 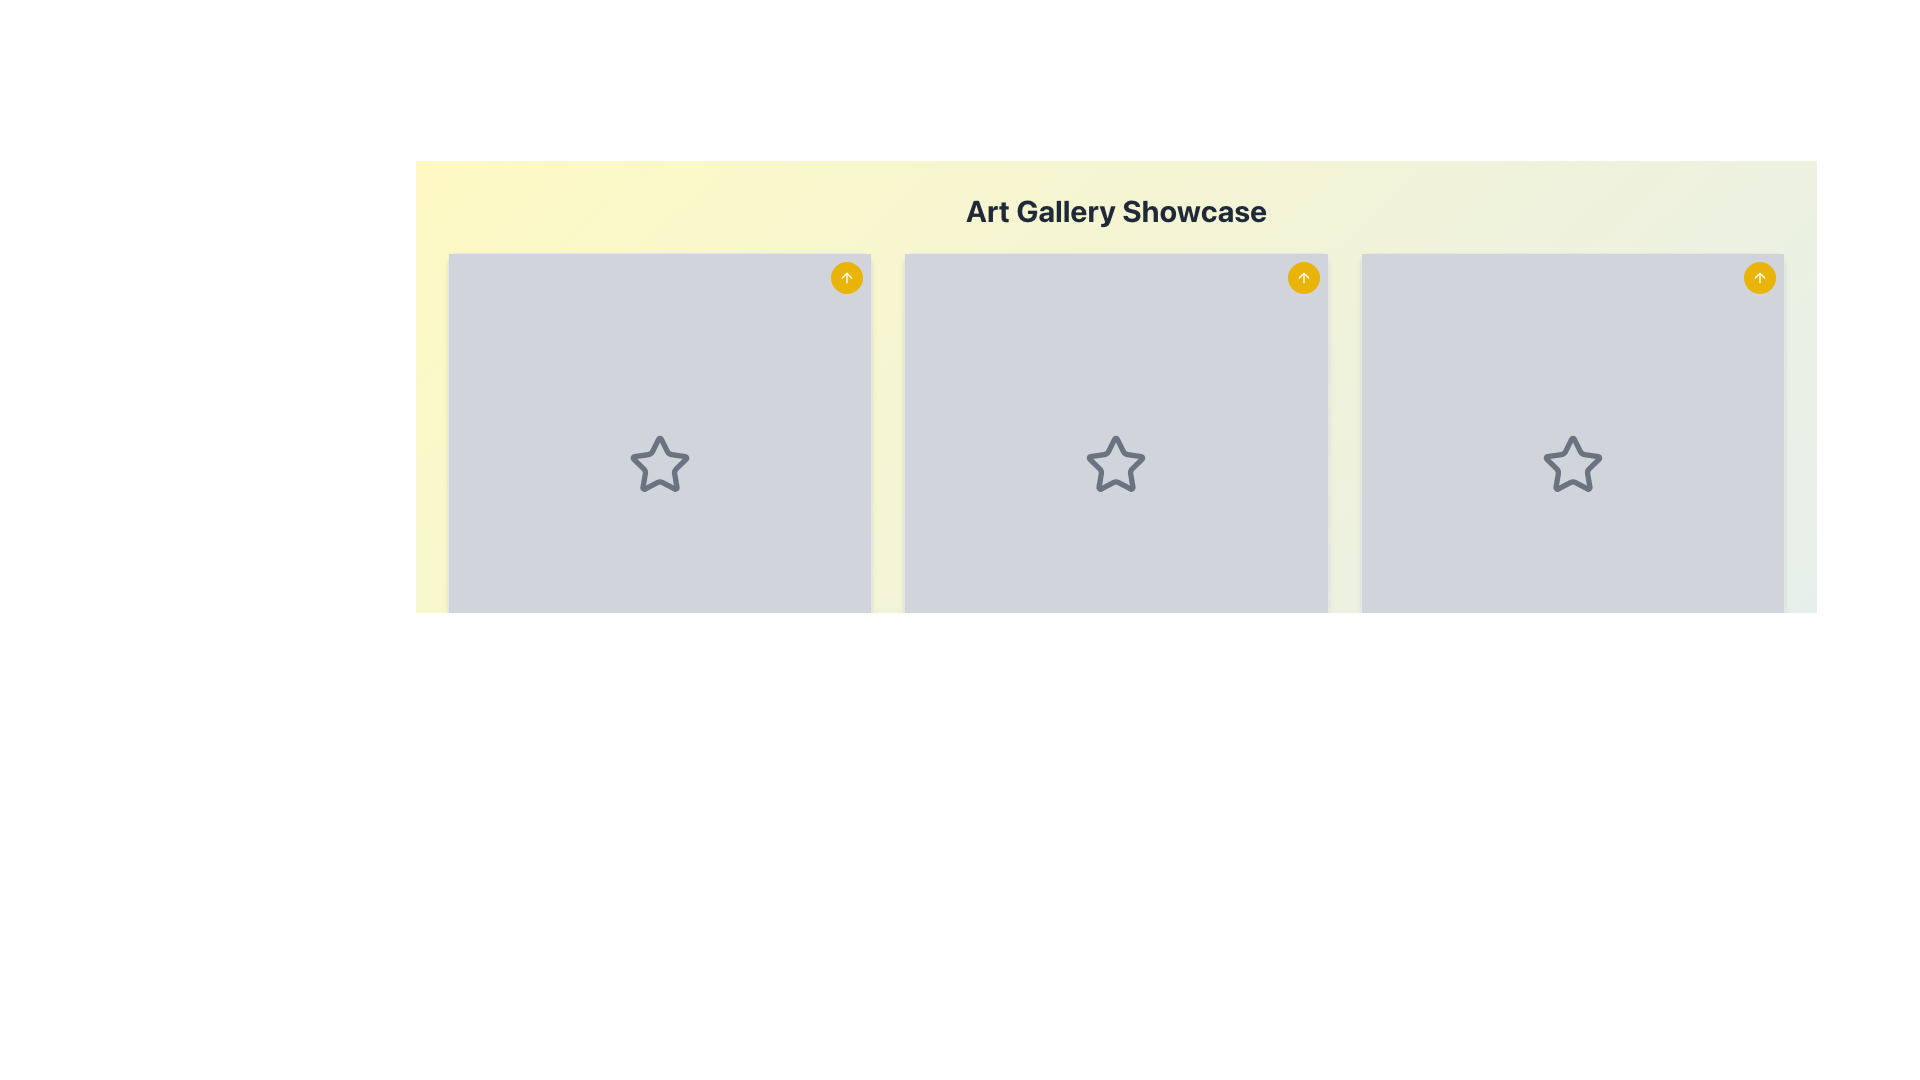 What do you see at coordinates (1115, 518) in the screenshot?
I see `the second card in the showcase representing an art piece` at bounding box center [1115, 518].